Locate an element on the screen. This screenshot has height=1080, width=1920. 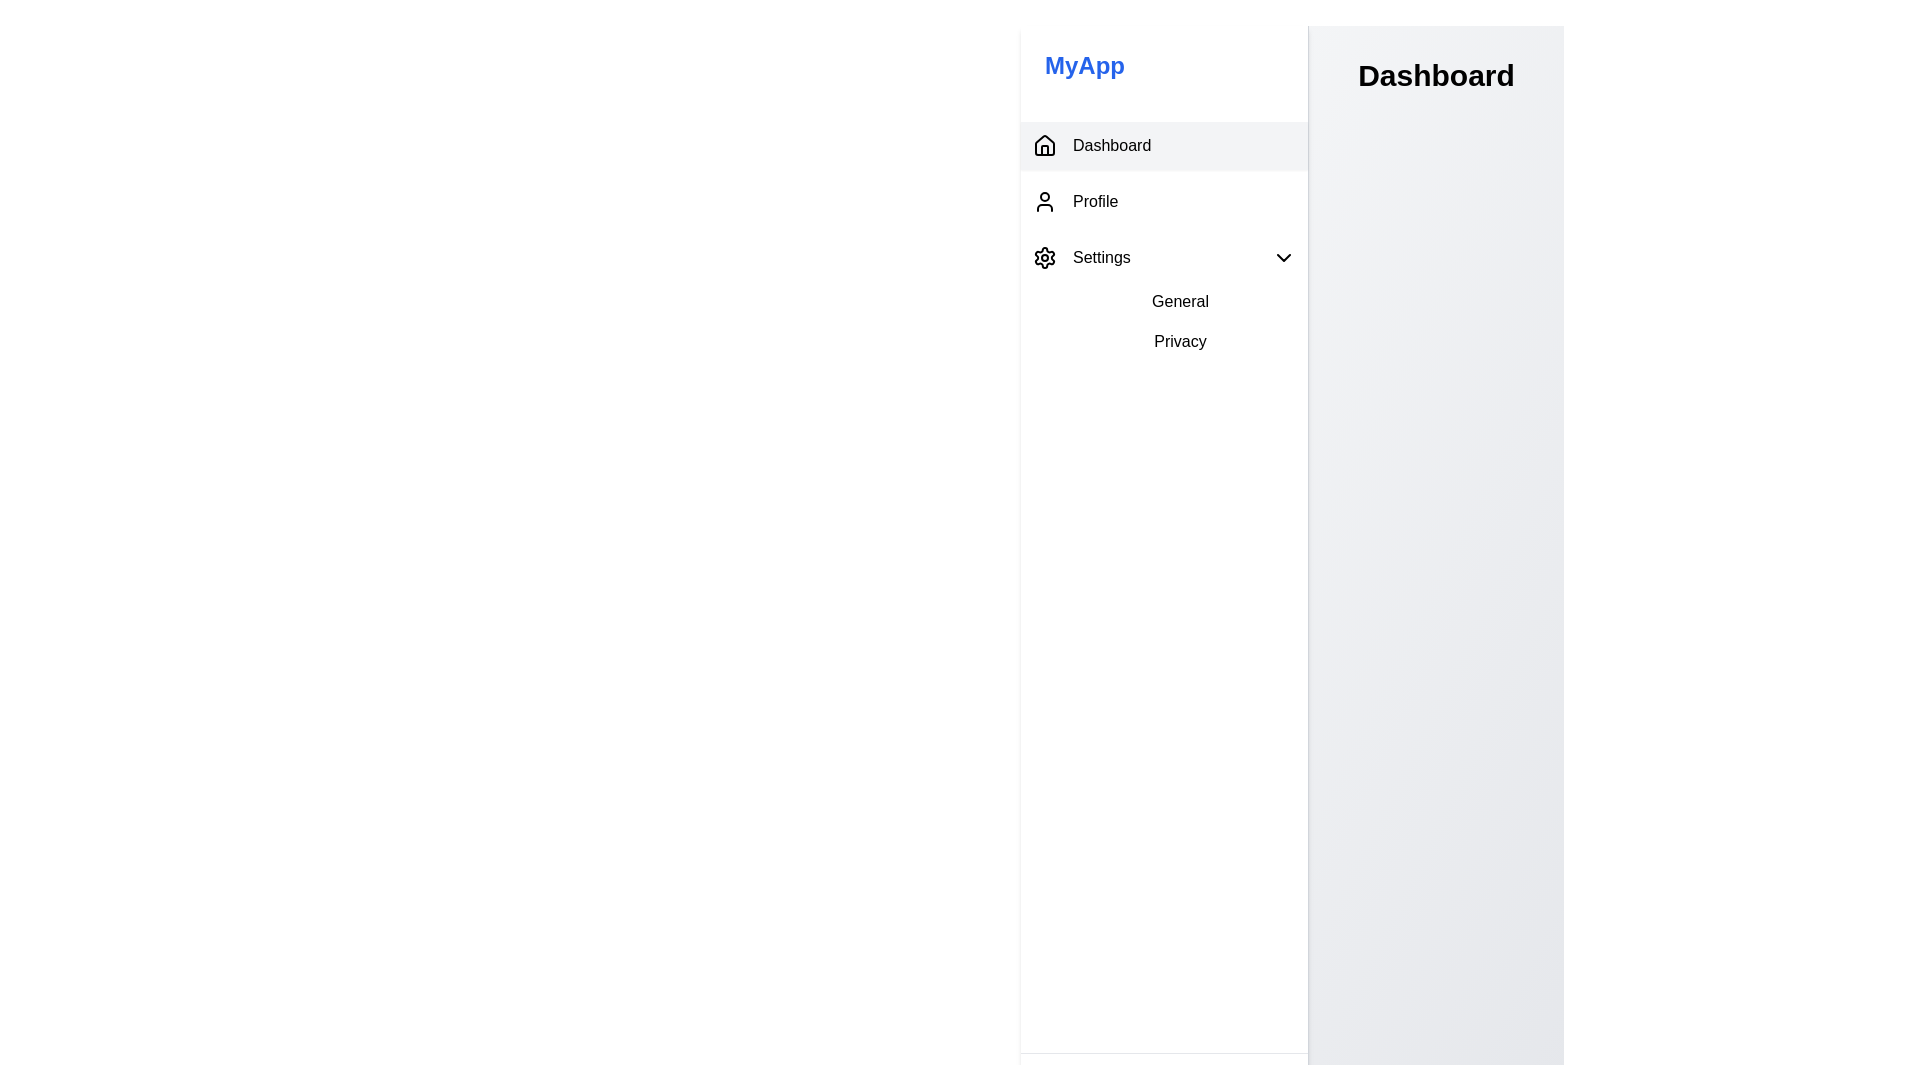
the 'General' settings label within the 'Settings' dropdown menu located in the left navigation panel is located at coordinates (1164, 297).